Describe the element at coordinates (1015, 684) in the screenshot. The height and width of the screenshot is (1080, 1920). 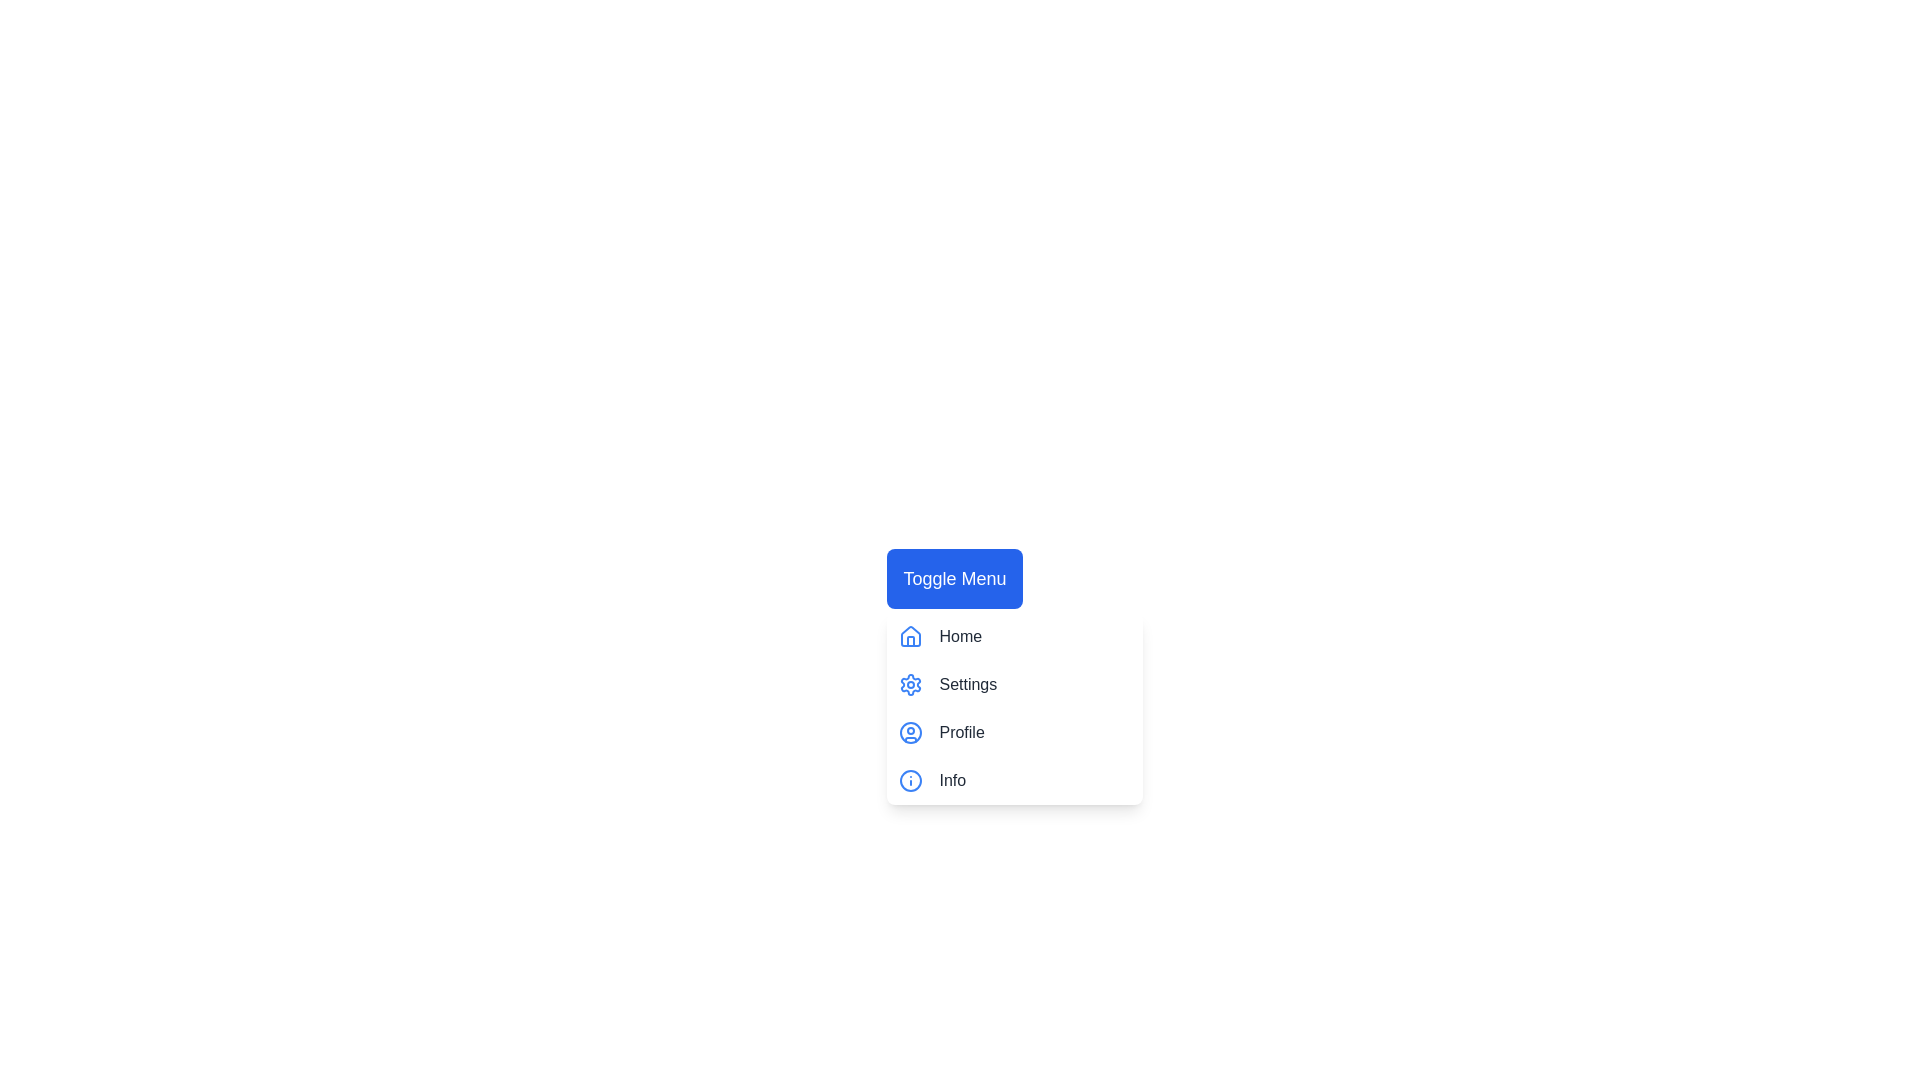
I see `the menu item Settings to highlight it` at that location.